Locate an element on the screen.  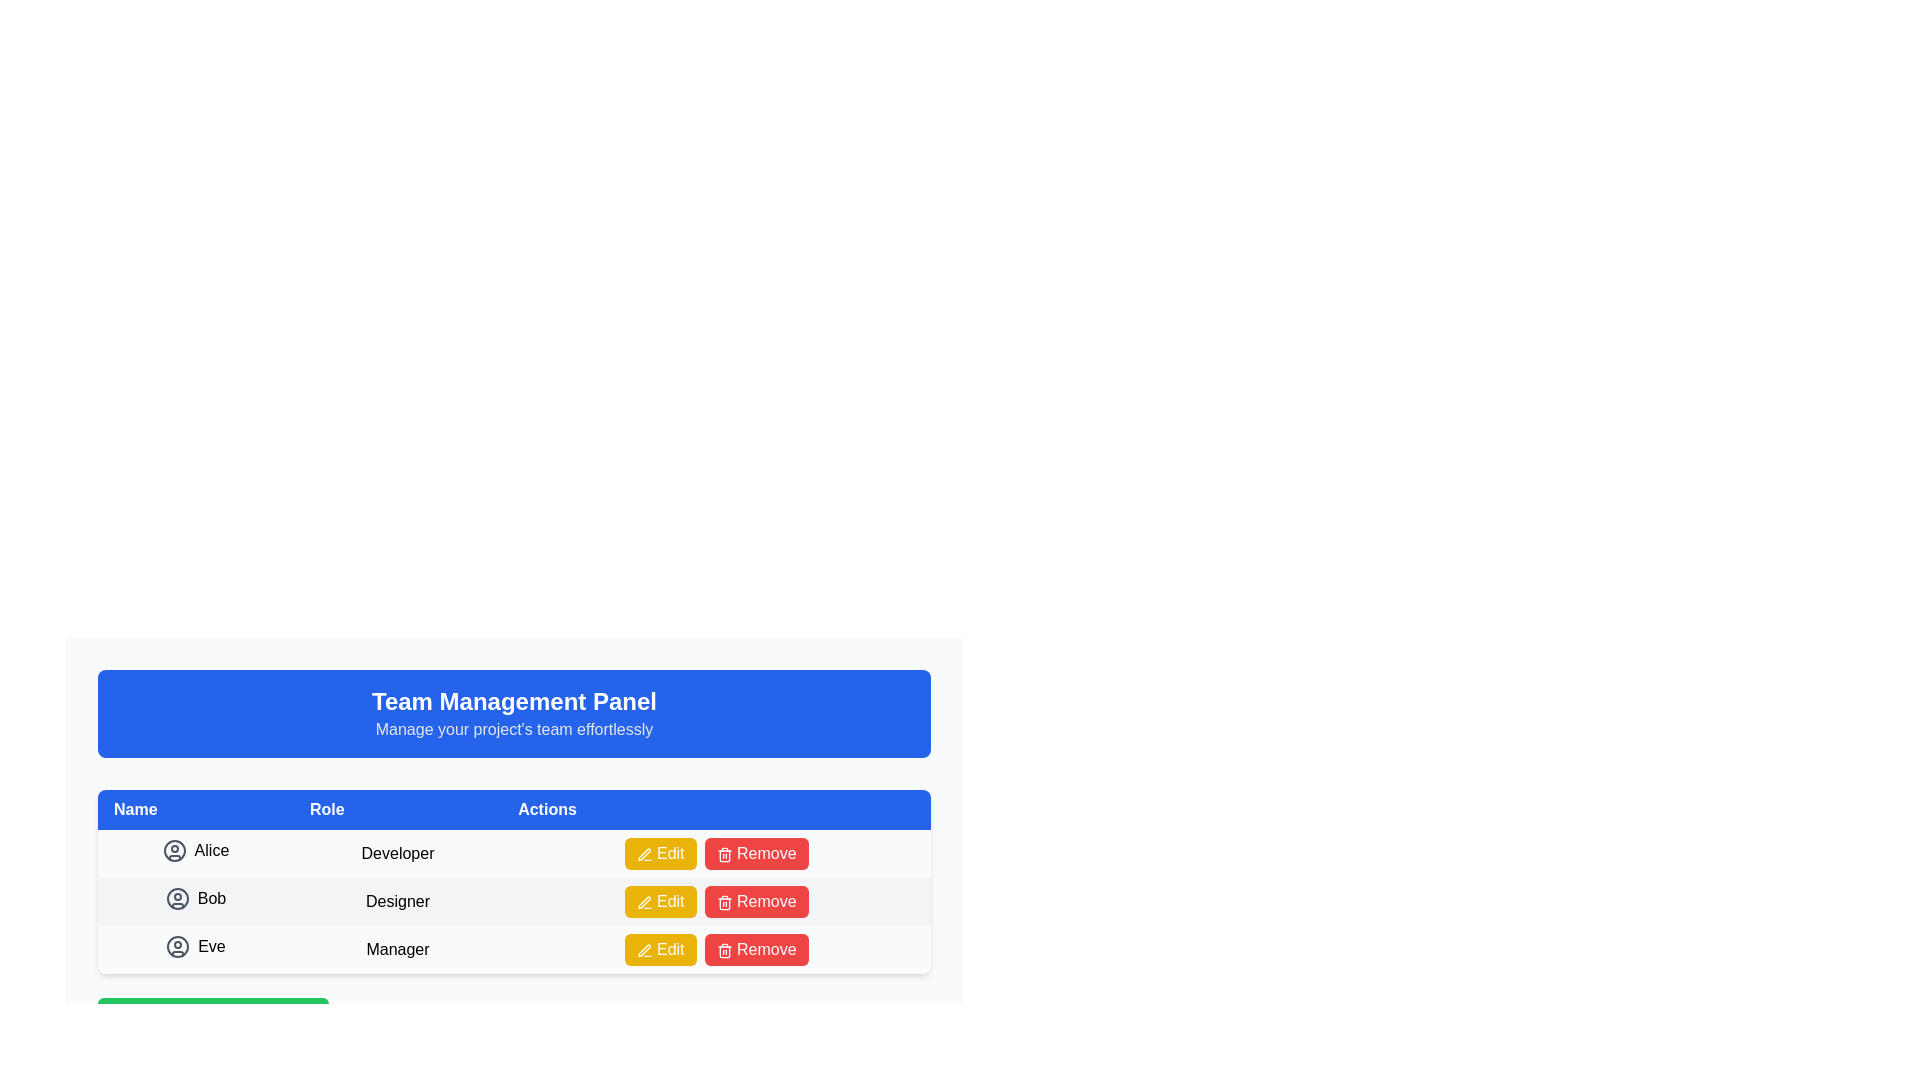
the first interactive button in the 'Actions' column of the table corresponding to the 'Manager' row is located at coordinates (660, 948).